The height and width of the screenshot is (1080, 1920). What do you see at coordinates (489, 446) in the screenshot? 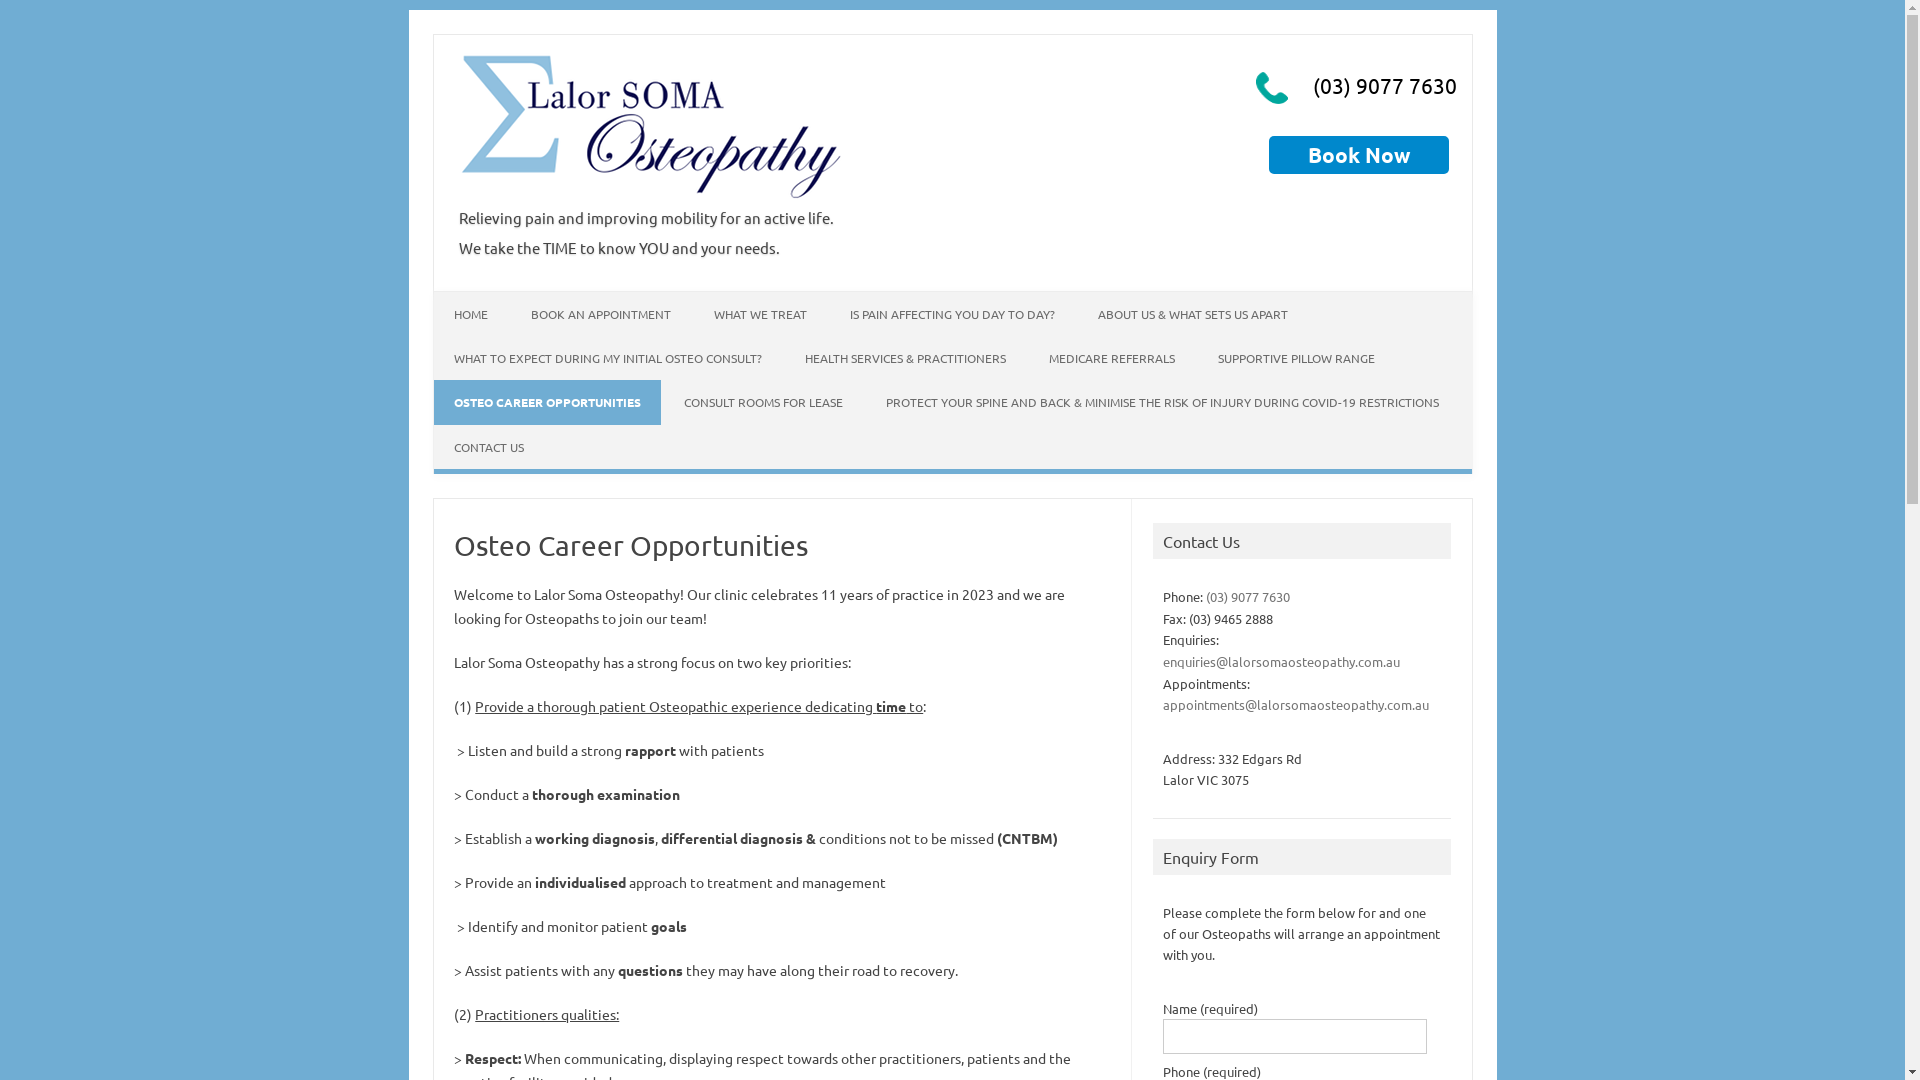
I see `'CONTACT US'` at bounding box center [489, 446].